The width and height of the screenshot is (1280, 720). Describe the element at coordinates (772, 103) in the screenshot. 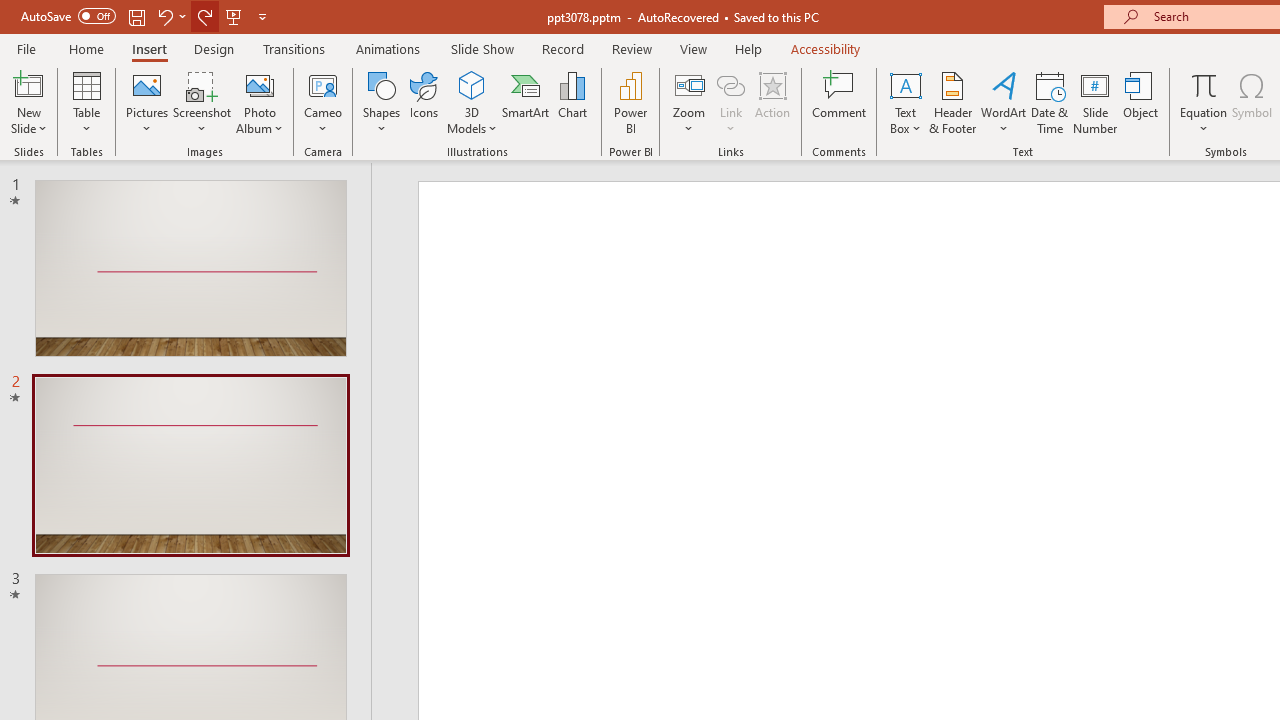

I see `'Action'` at that location.